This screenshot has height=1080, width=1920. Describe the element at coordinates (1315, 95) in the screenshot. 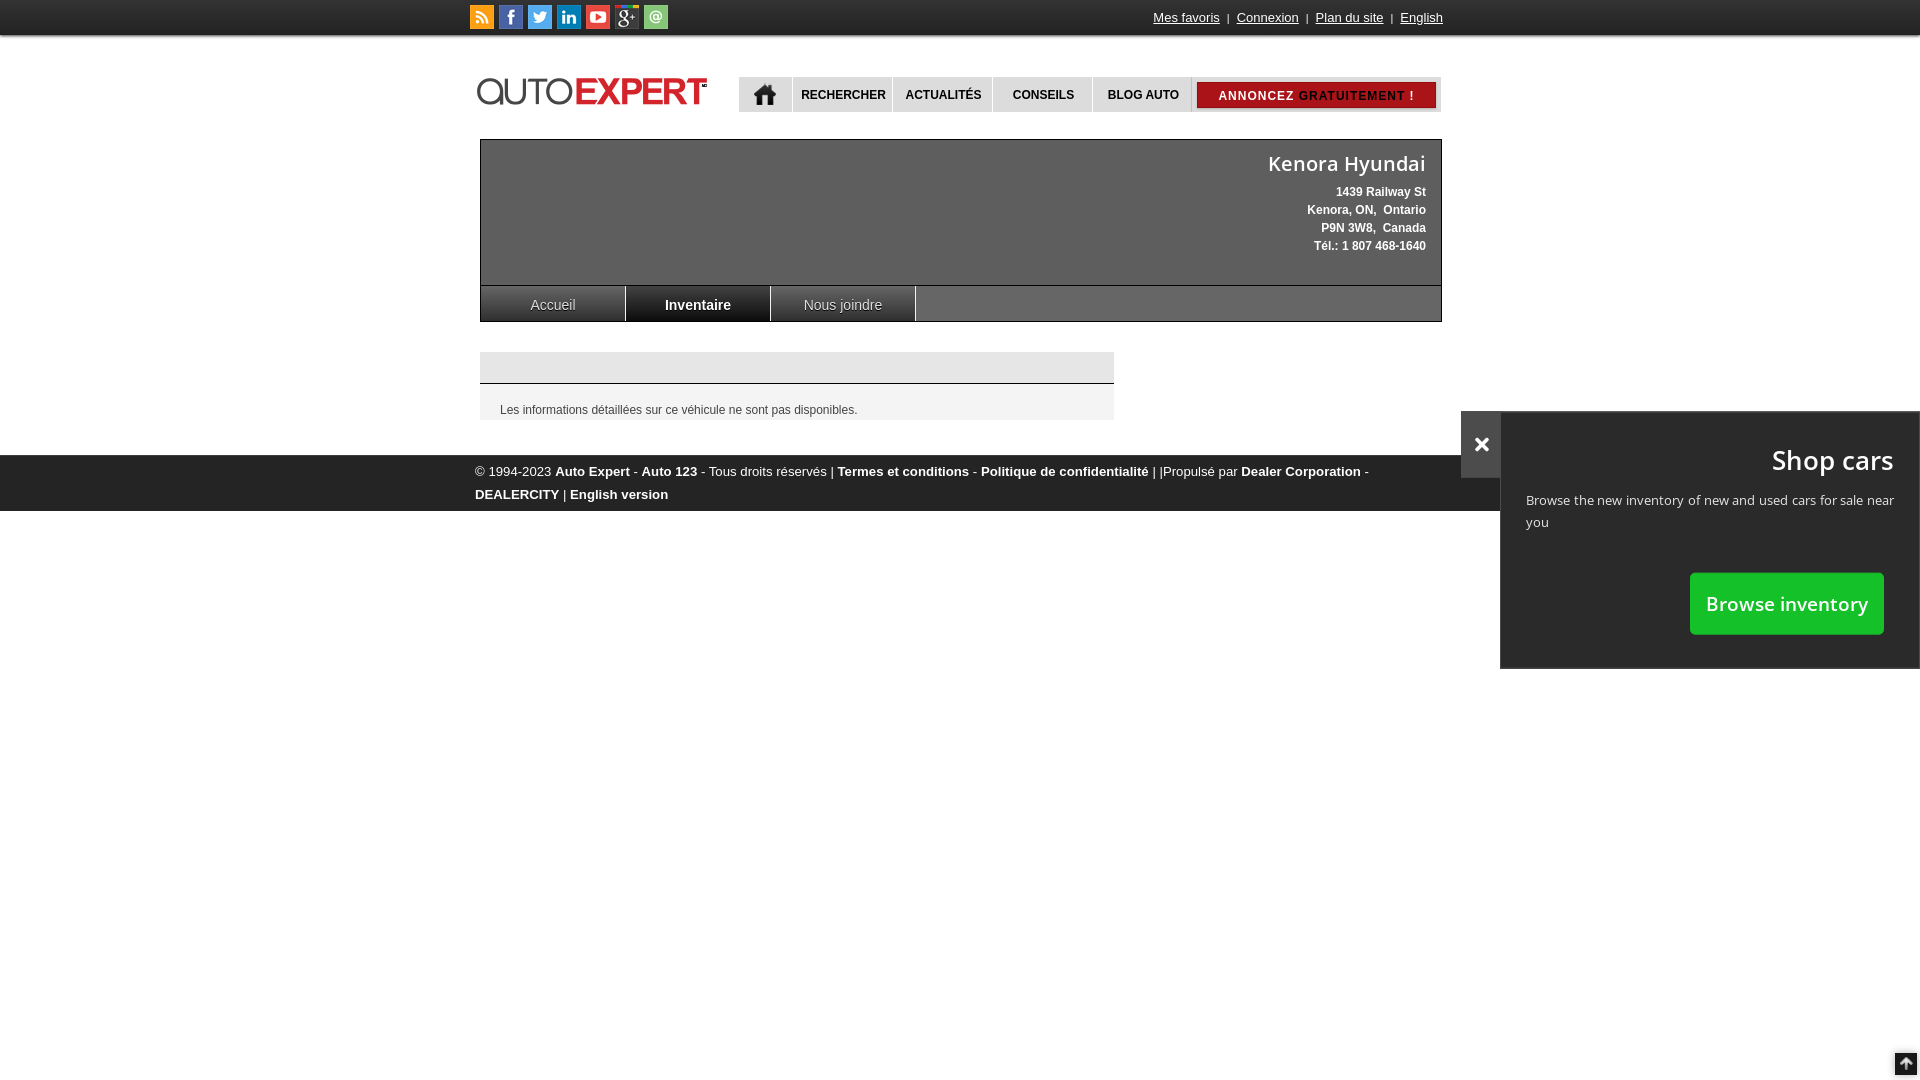

I see `'ANNONCEZ GRATUITEMENT !'` at that location.